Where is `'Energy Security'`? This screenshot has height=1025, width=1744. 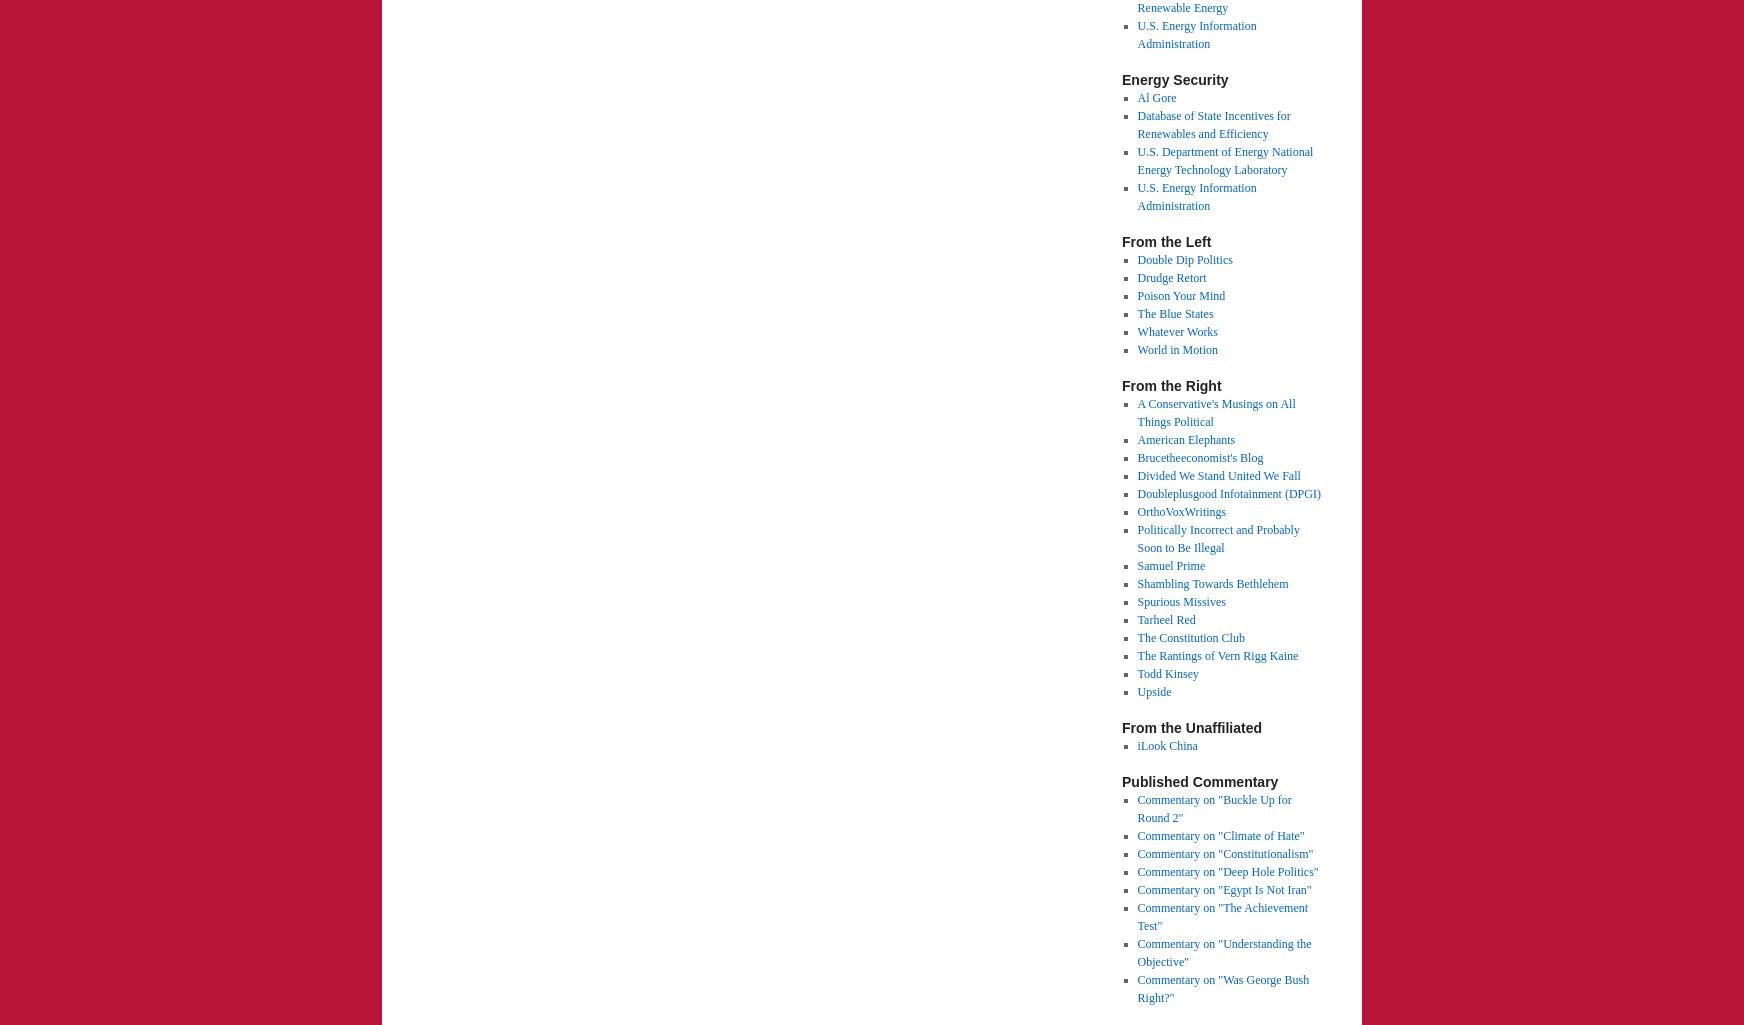 'Energy Security' is located at coordinates (1173, 78).